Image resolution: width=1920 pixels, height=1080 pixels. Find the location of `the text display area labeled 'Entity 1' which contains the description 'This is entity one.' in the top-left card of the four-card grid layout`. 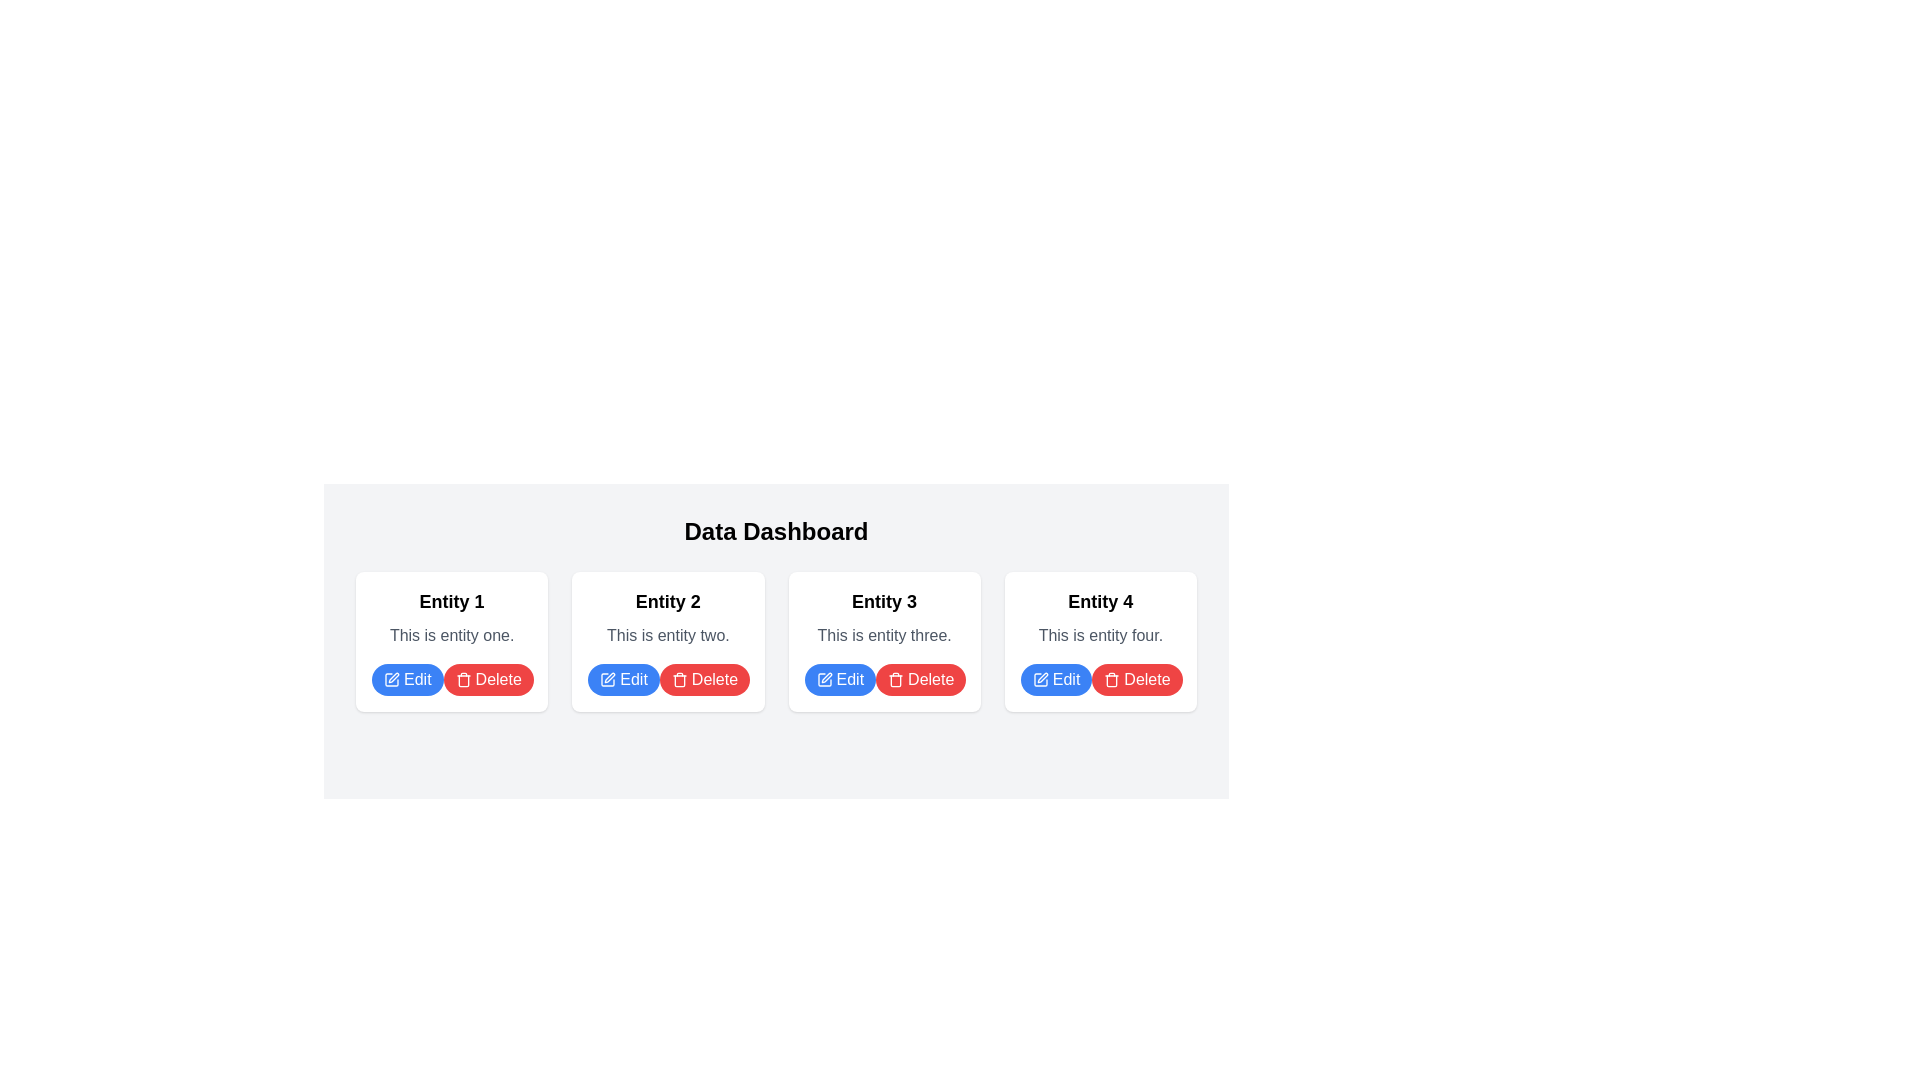

the text display area labeled 'Entity 1' which contains the description 'This is entity one.' in the top-left card of the four-card grid layout is located at coordinates (451, 616).